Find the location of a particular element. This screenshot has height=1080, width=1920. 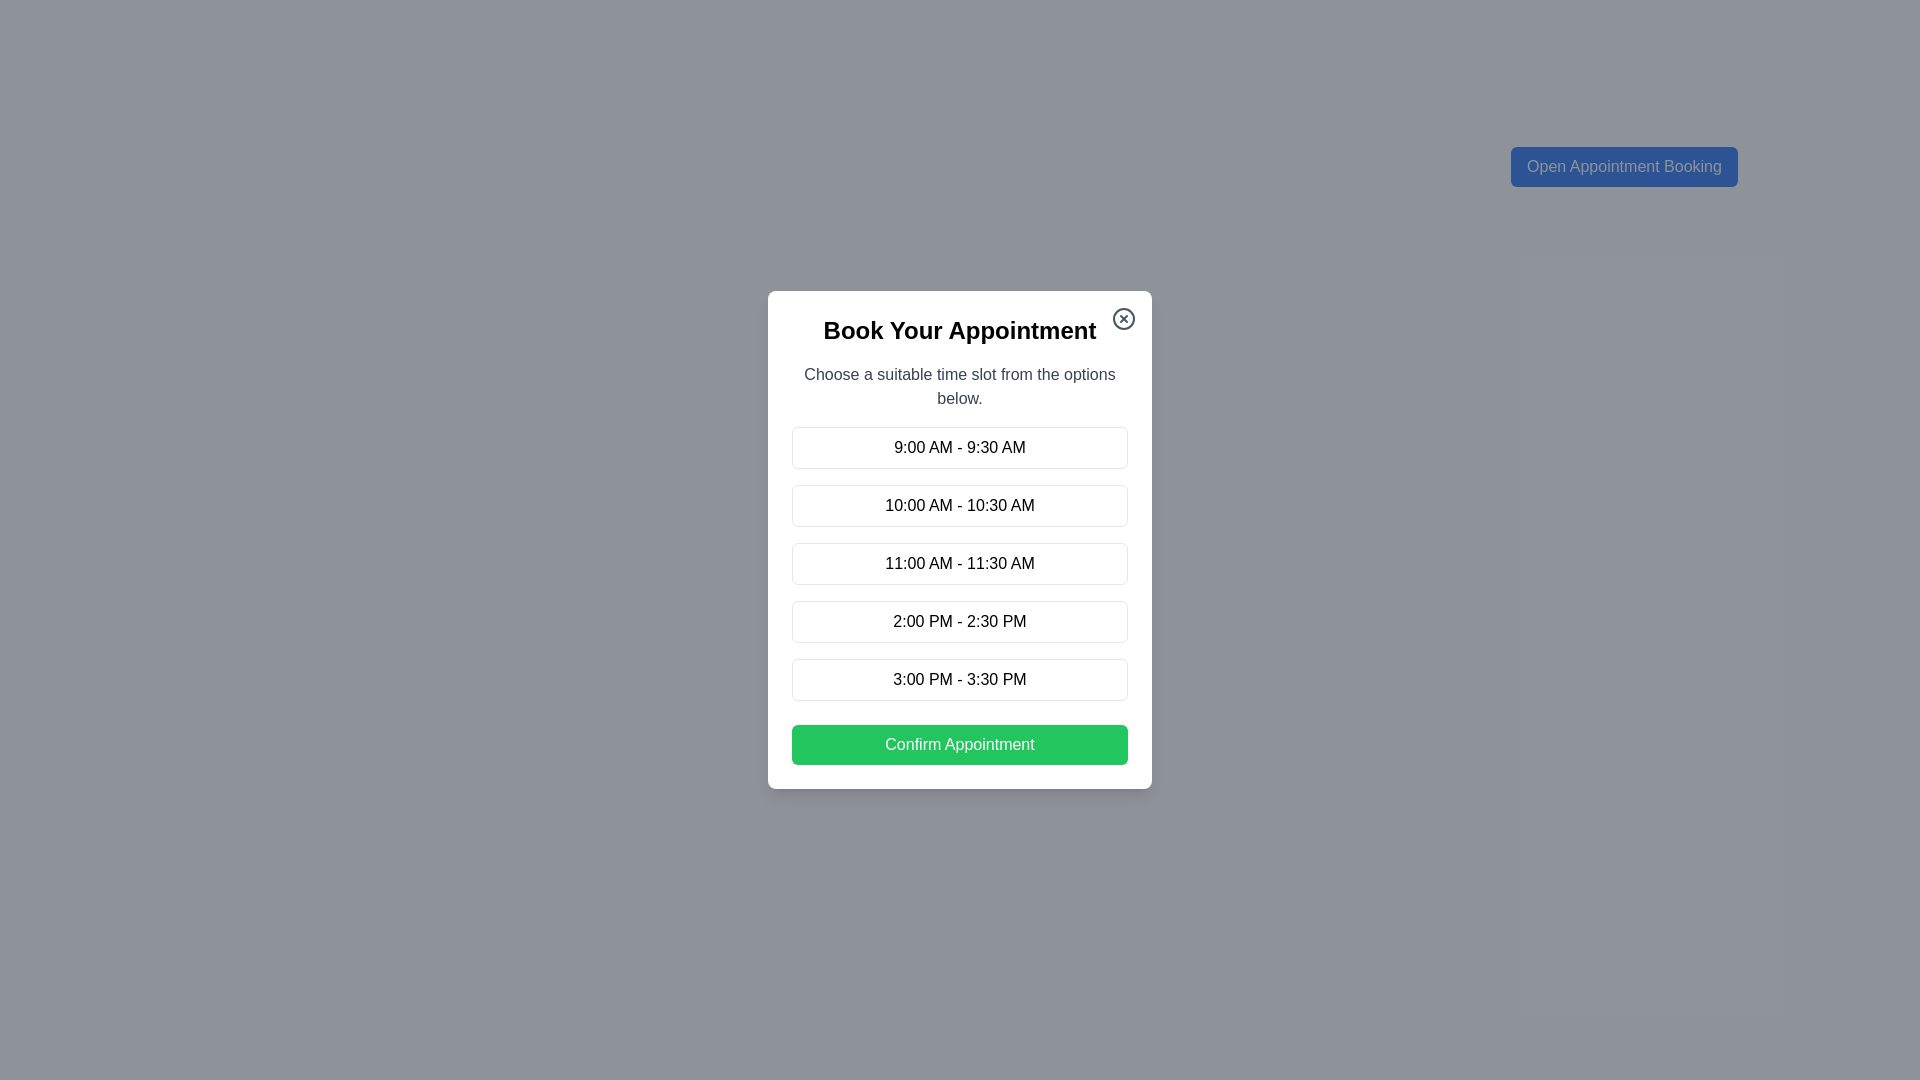

the text label indicating the specific time range available for appointment booking, located in the fifth selectable time slot of the appointment selection modal is located at coordinates (960, 678).